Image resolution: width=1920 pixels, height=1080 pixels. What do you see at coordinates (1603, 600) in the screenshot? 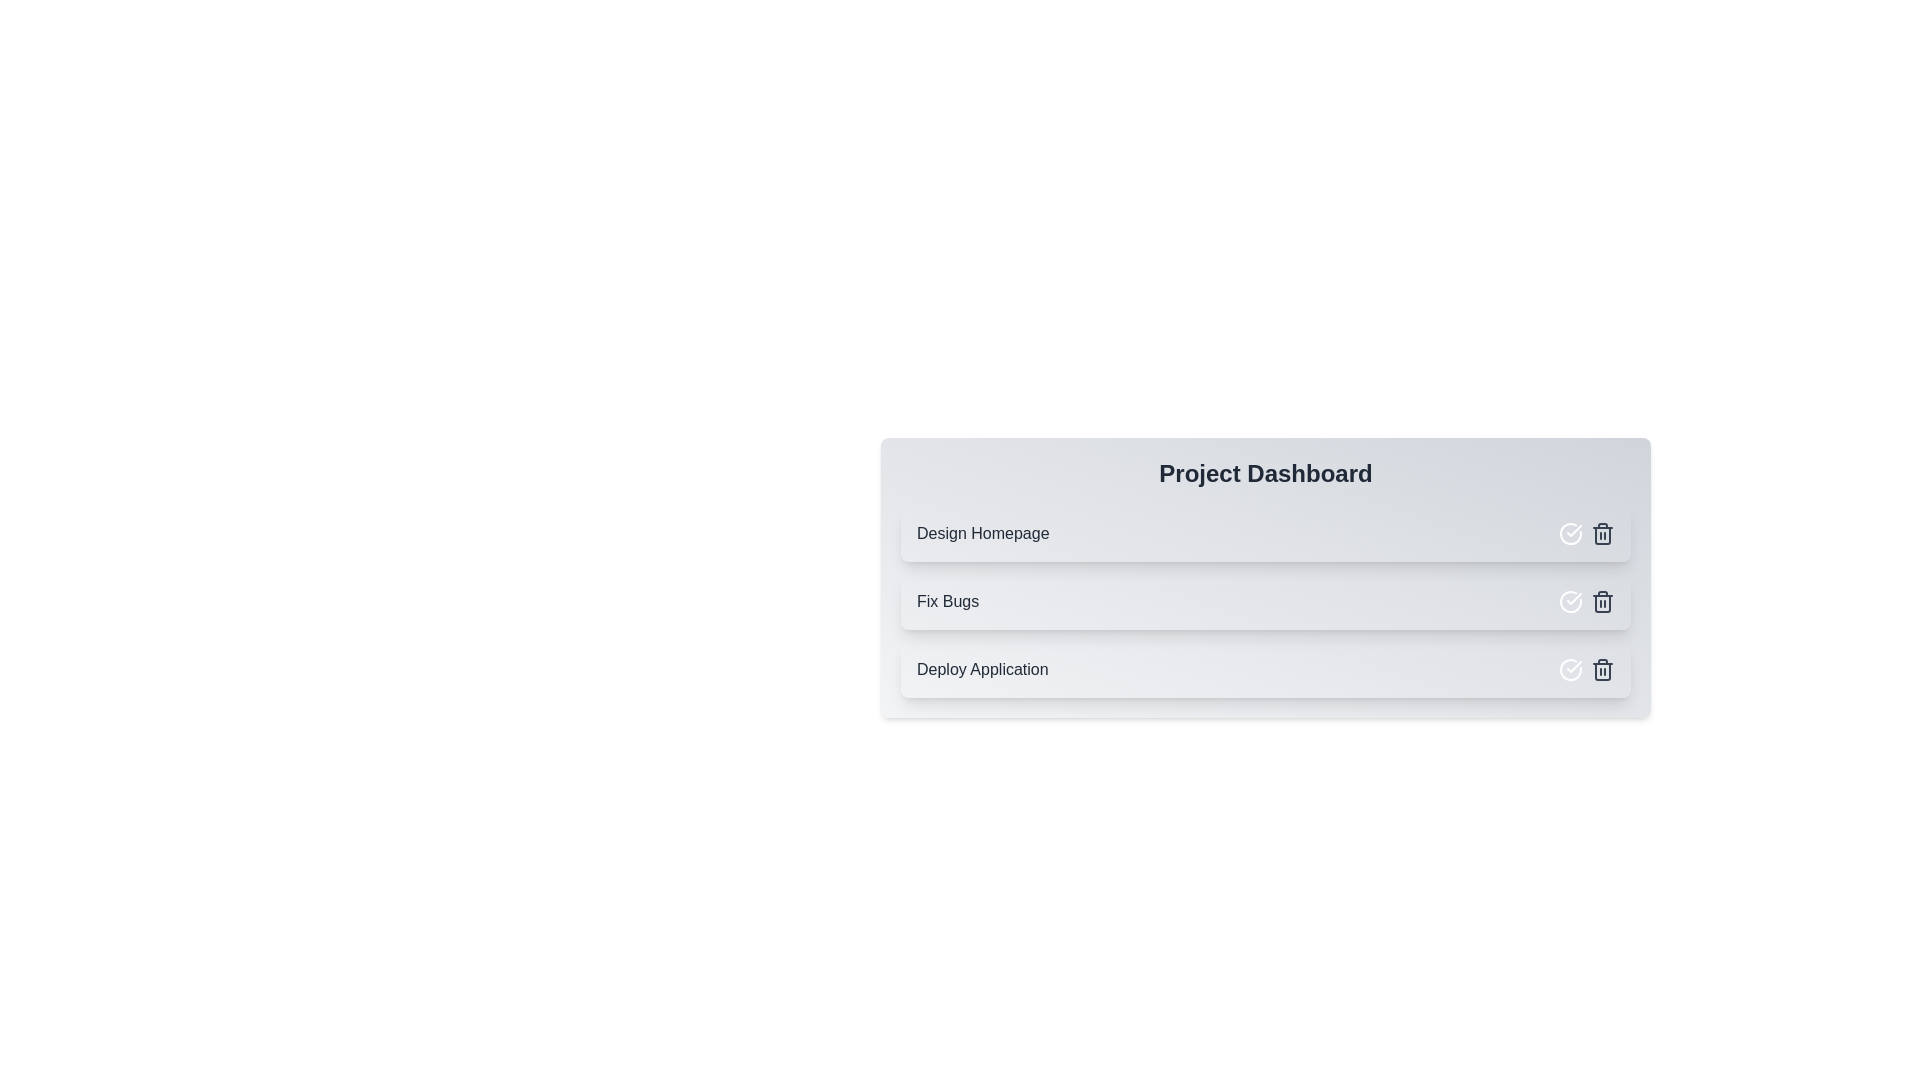
I see `the trash icon of the project named Fix Bugs to delete it` at bounding box center [1603, 600].